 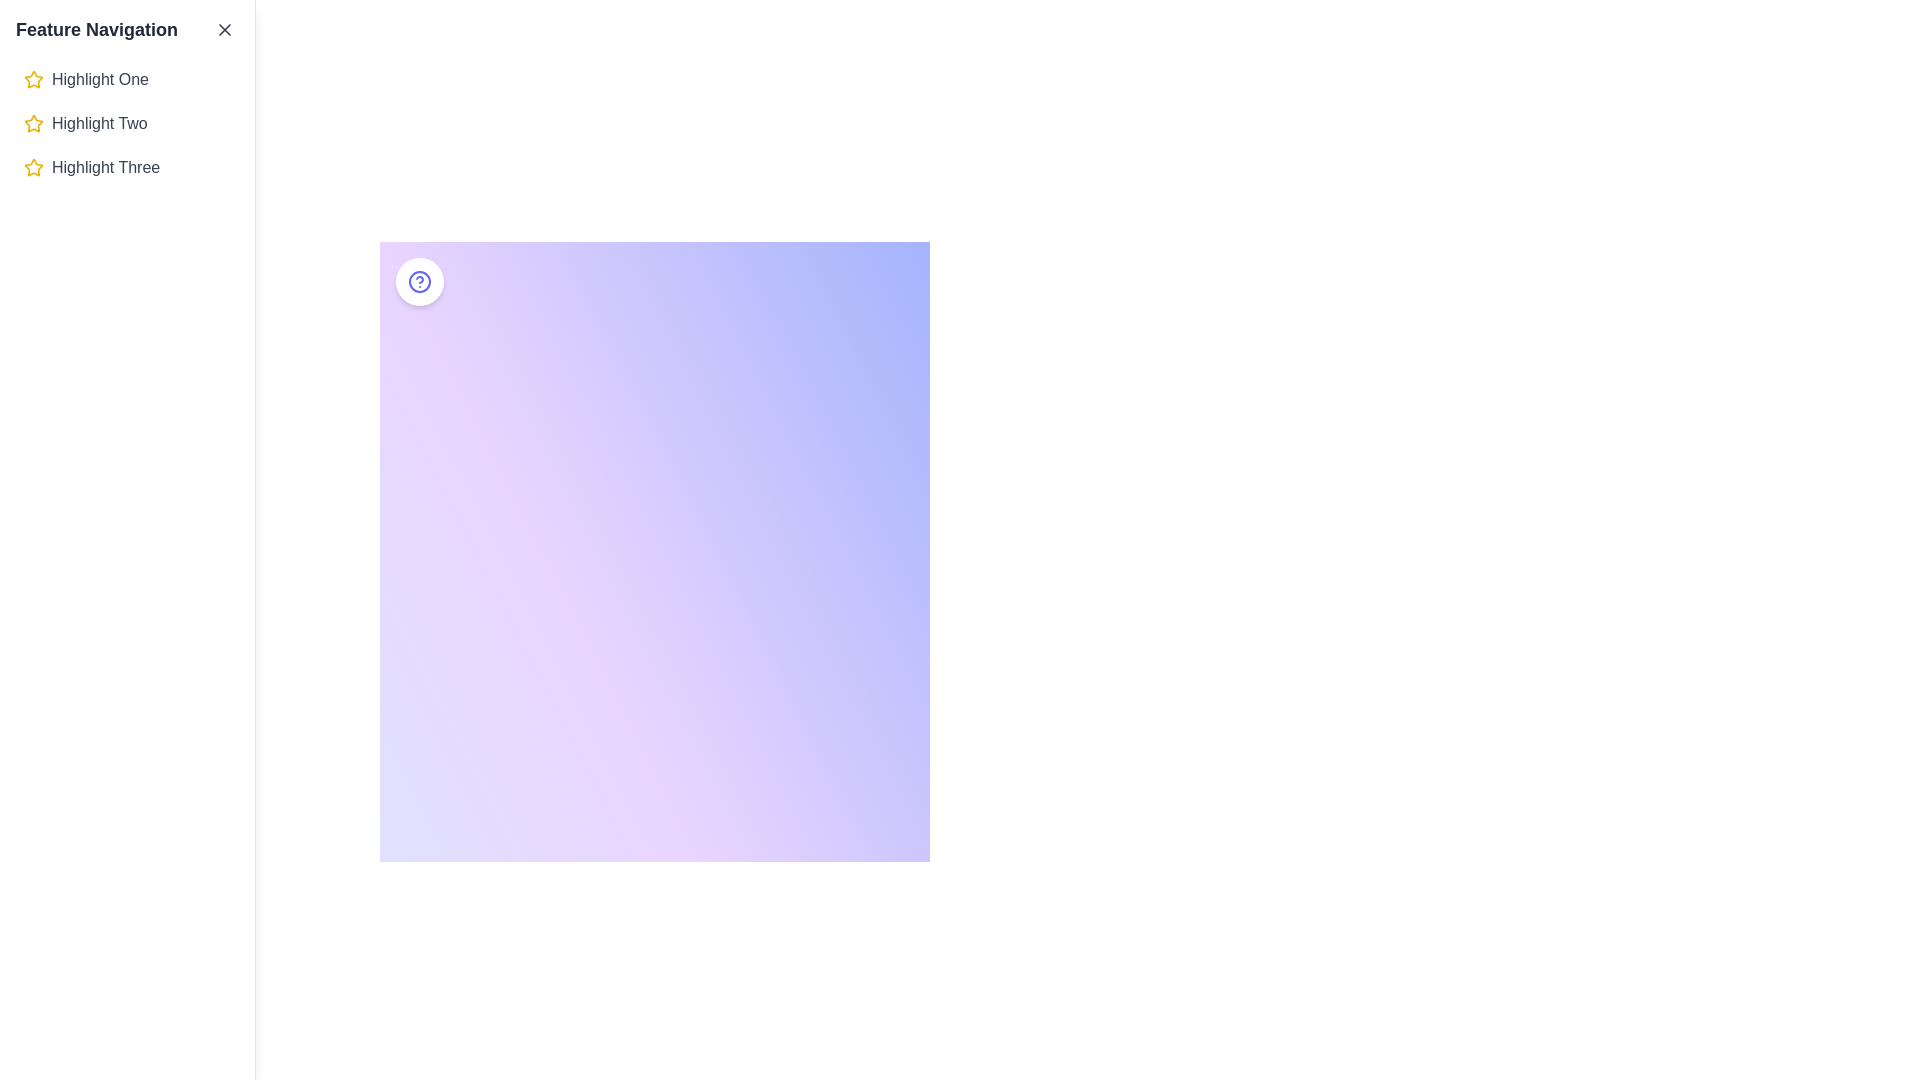 I want to click on the star icon indicating the active state of 'Highlight Three' option located in the left menu panel, so click(x=33, y=167).